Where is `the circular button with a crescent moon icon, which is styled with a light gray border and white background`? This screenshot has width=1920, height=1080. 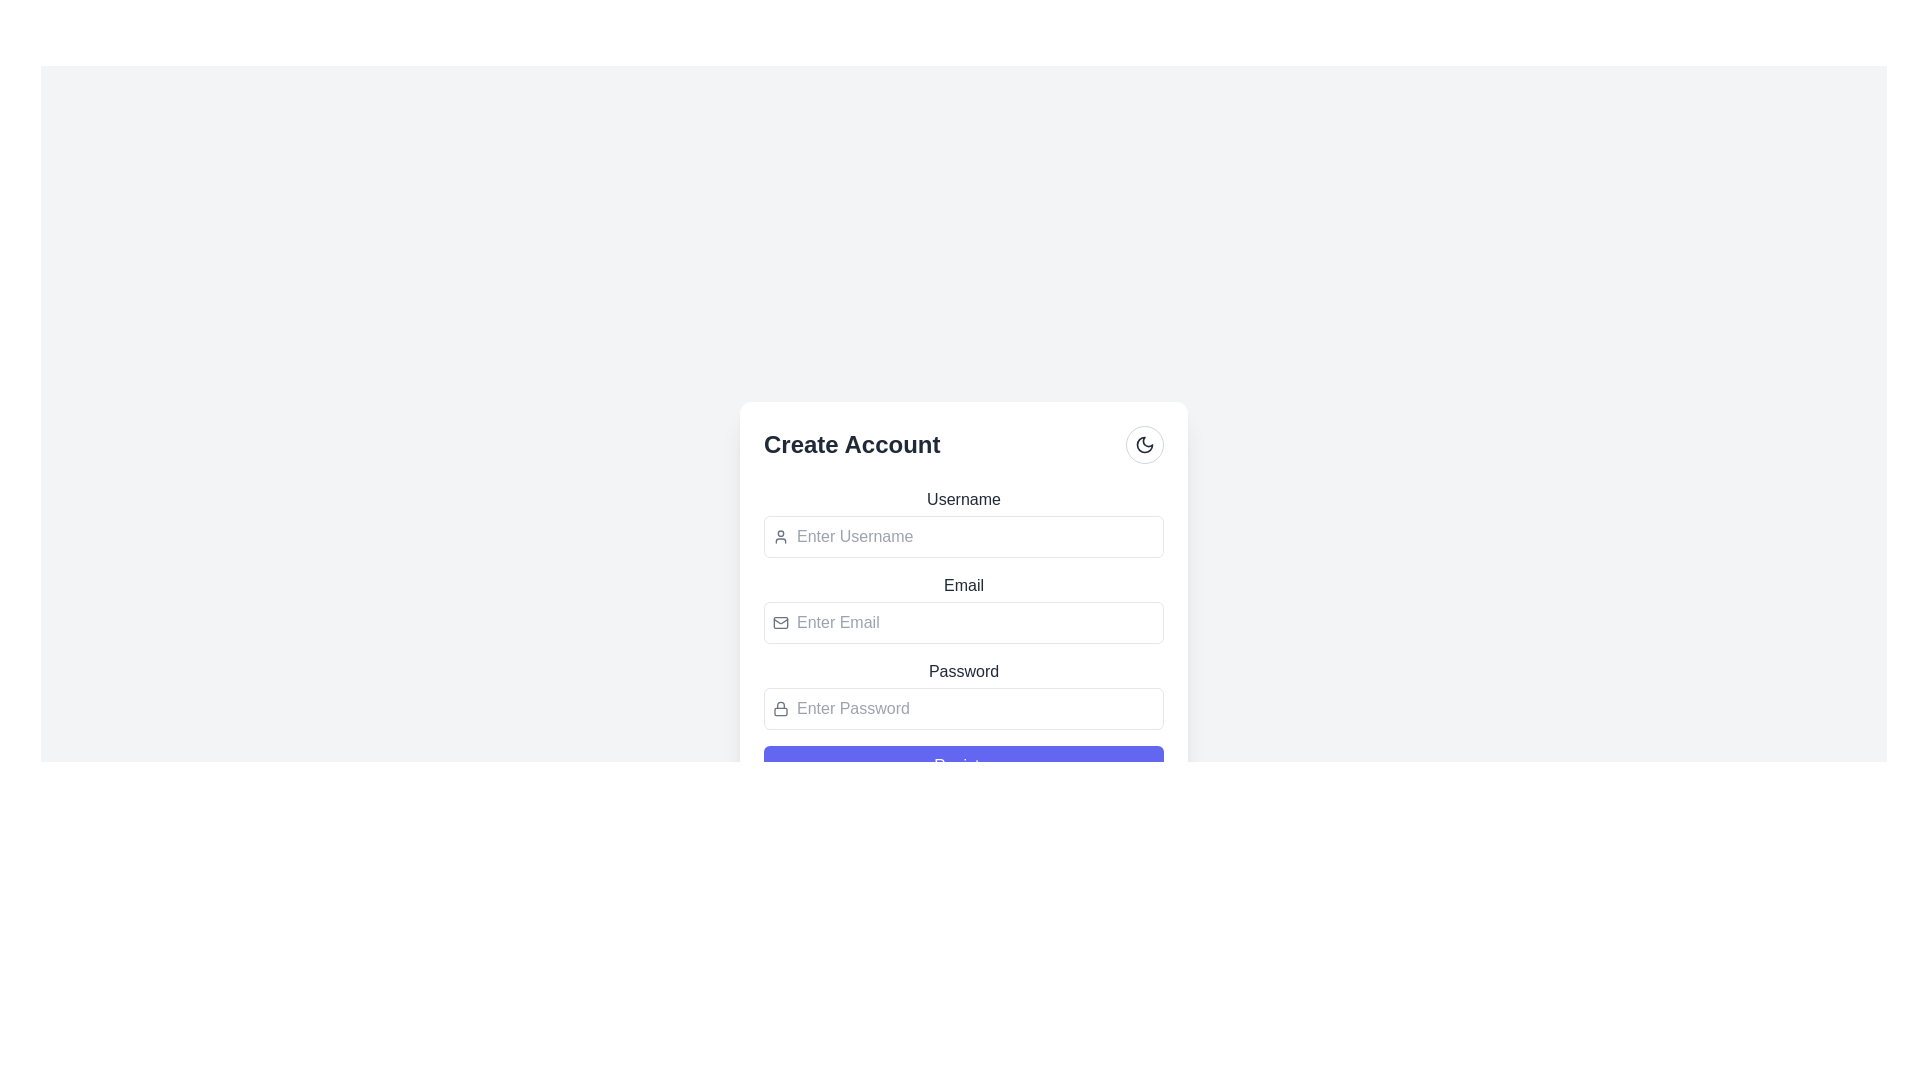 the circular button with a crescent moon icon, which is styled with a light gray border and white background is located at coordinates (1145, 443).